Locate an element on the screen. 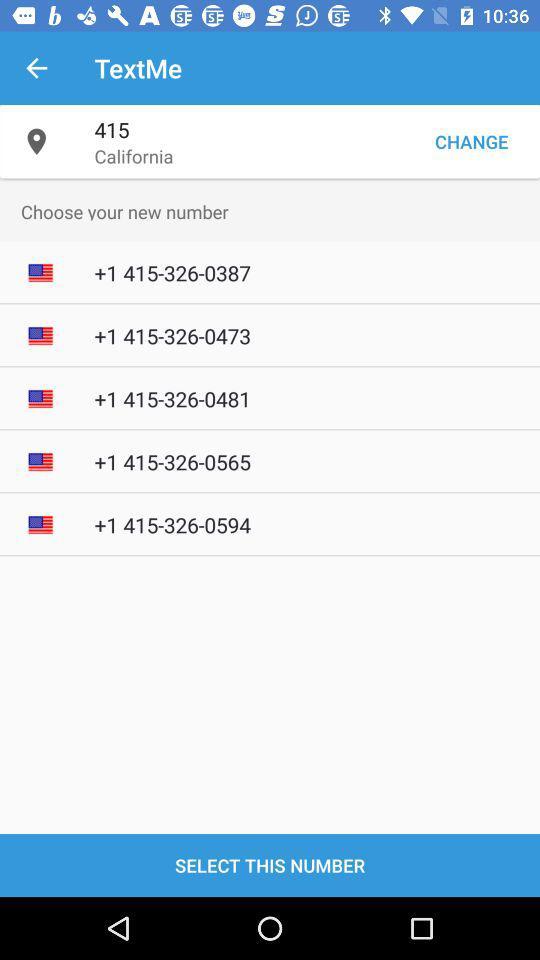  item at the top right corner is located at coordinates (471, 140).